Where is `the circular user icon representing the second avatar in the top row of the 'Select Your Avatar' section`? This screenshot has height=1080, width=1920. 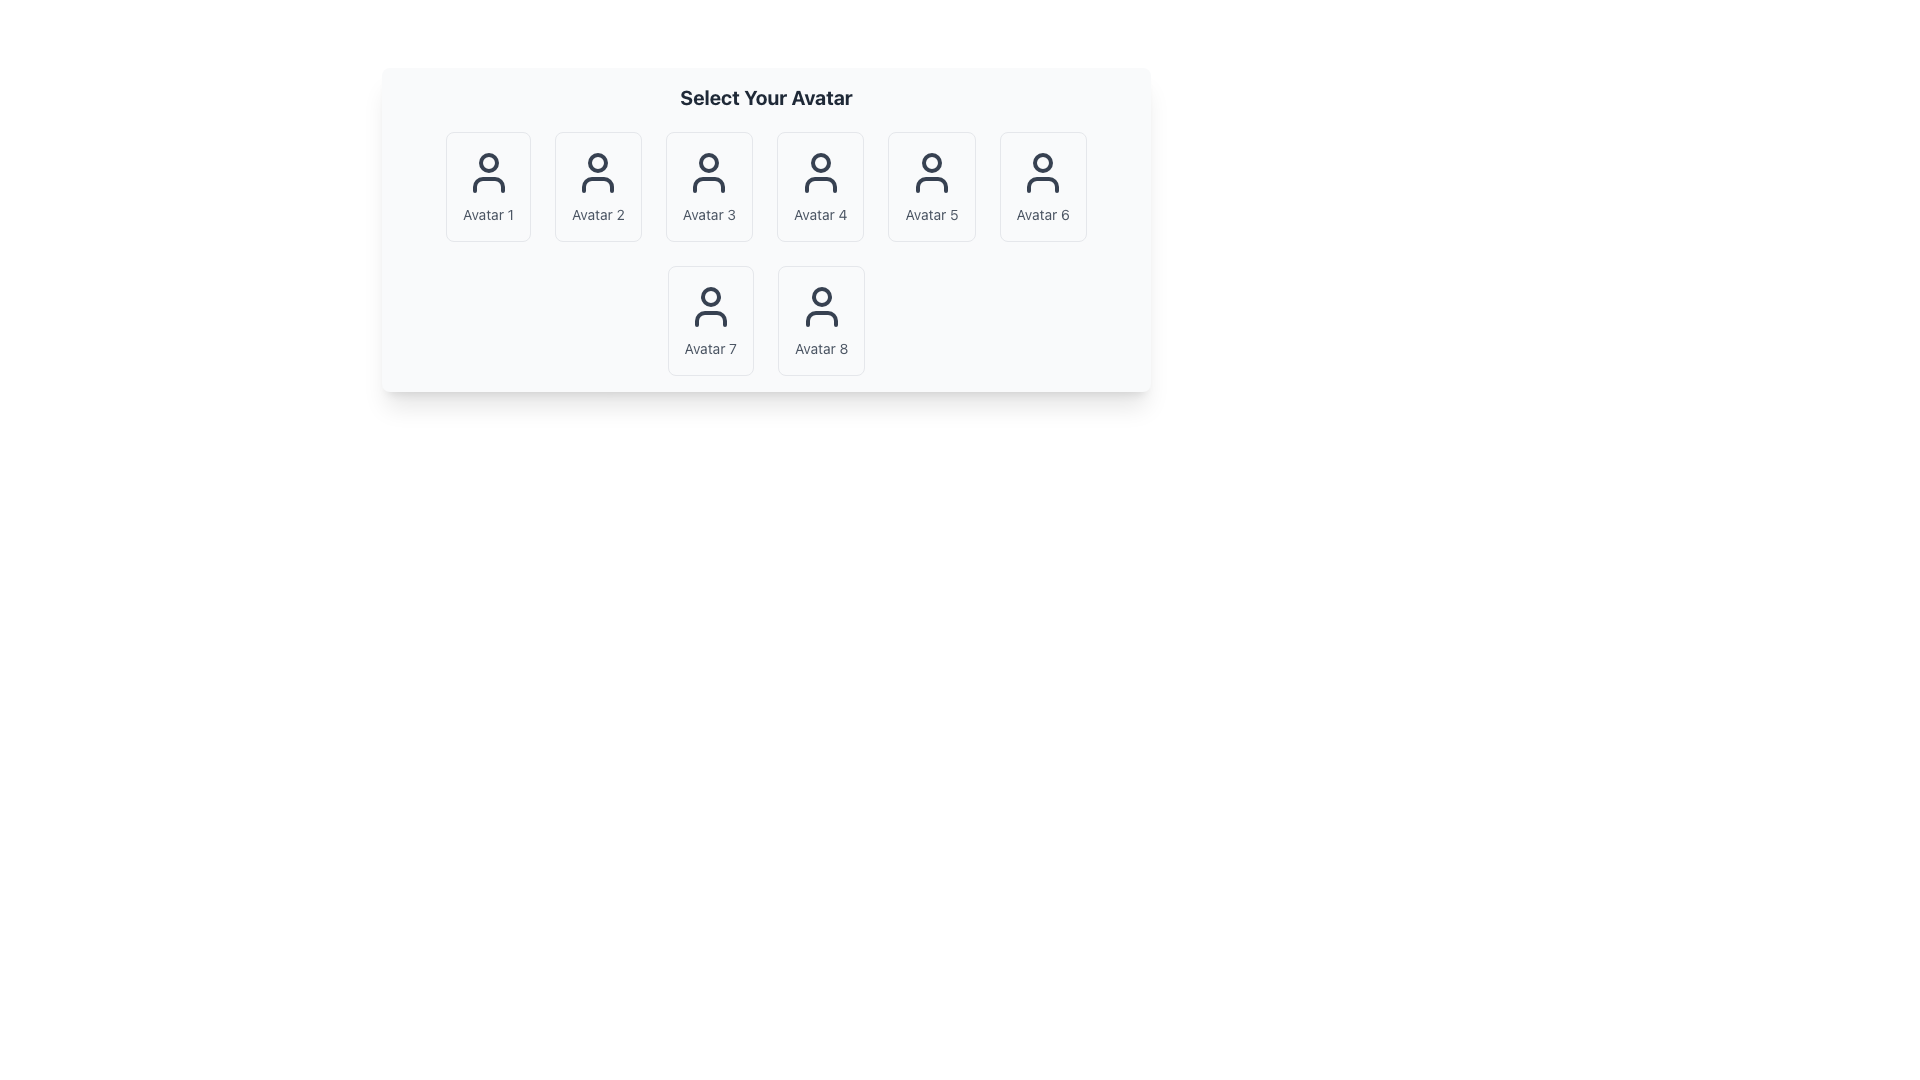 the circular user icon representing the second avatar in the top row of the 'Select Your Avatar' section is located at coordinates (597, 161).